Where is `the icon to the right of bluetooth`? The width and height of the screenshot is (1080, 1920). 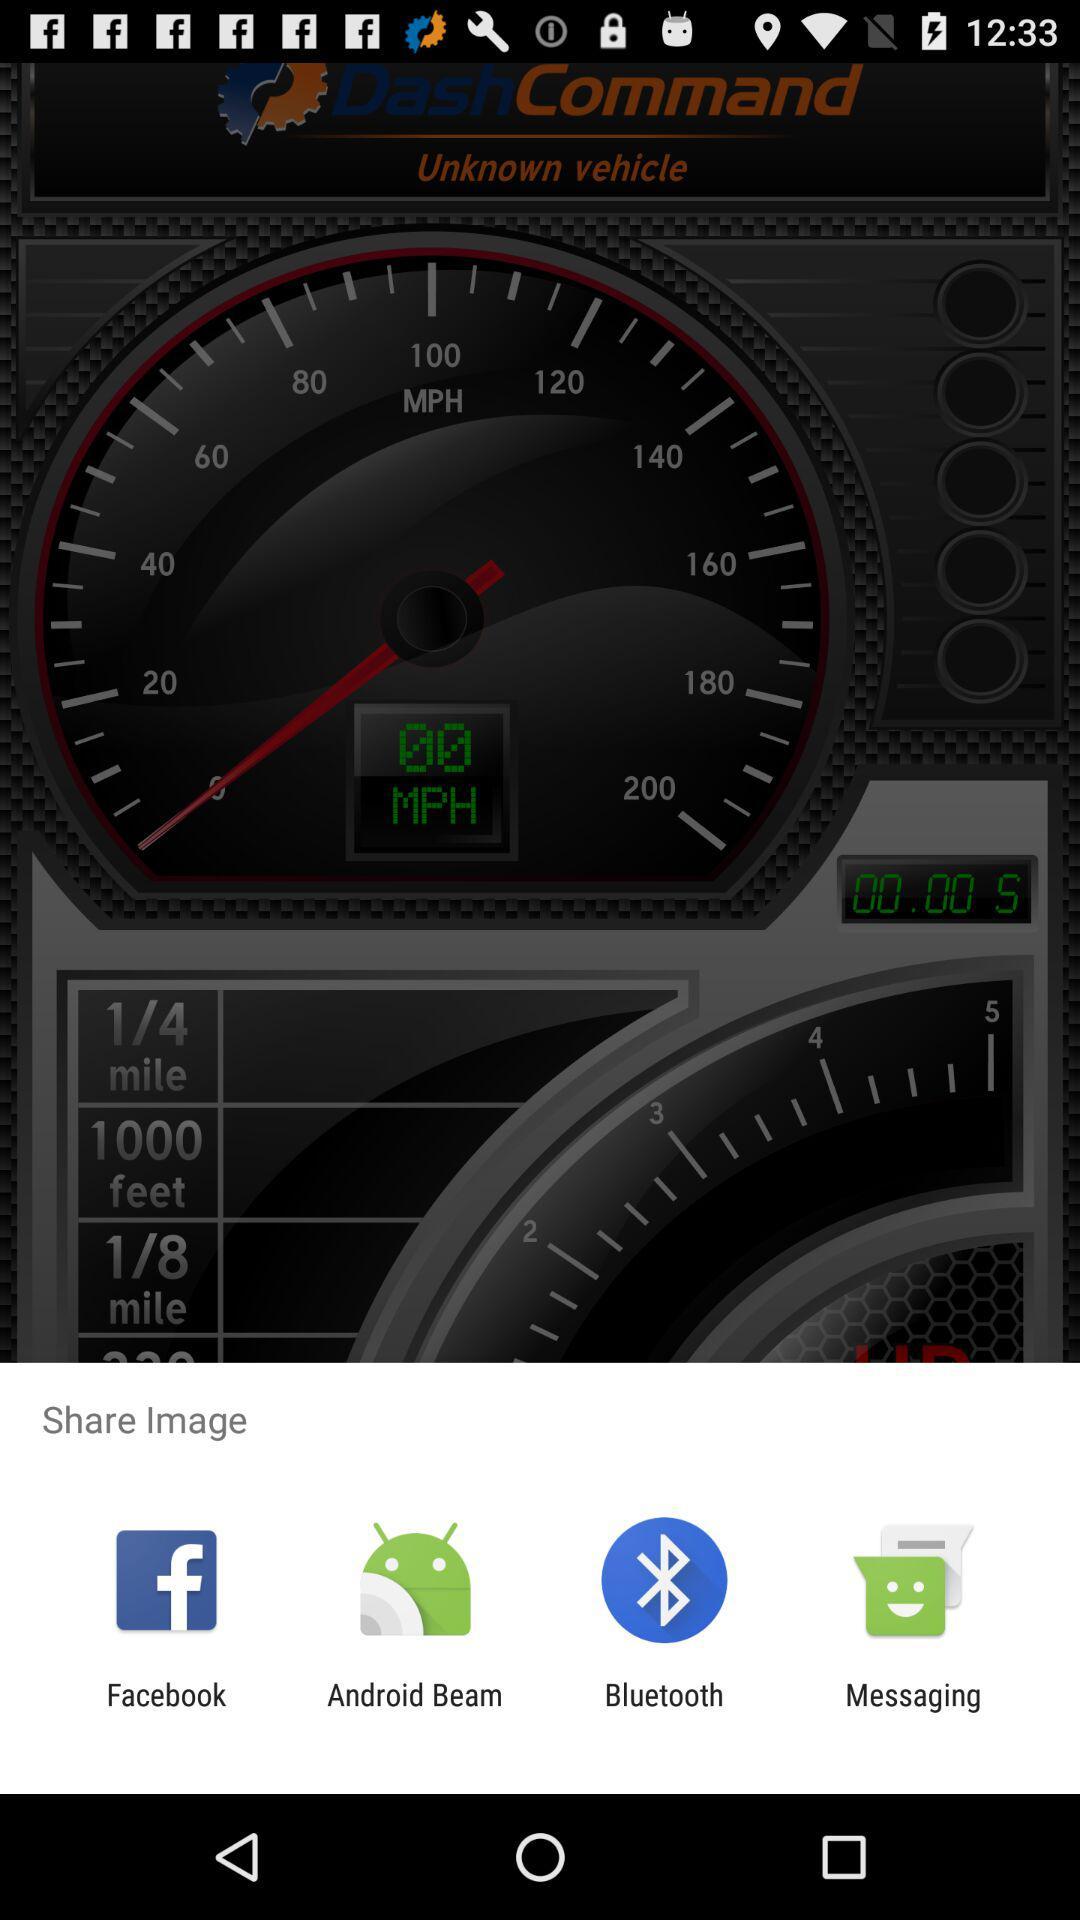 the icon to the right of bluetooth is located at coordinates (913, 1711).